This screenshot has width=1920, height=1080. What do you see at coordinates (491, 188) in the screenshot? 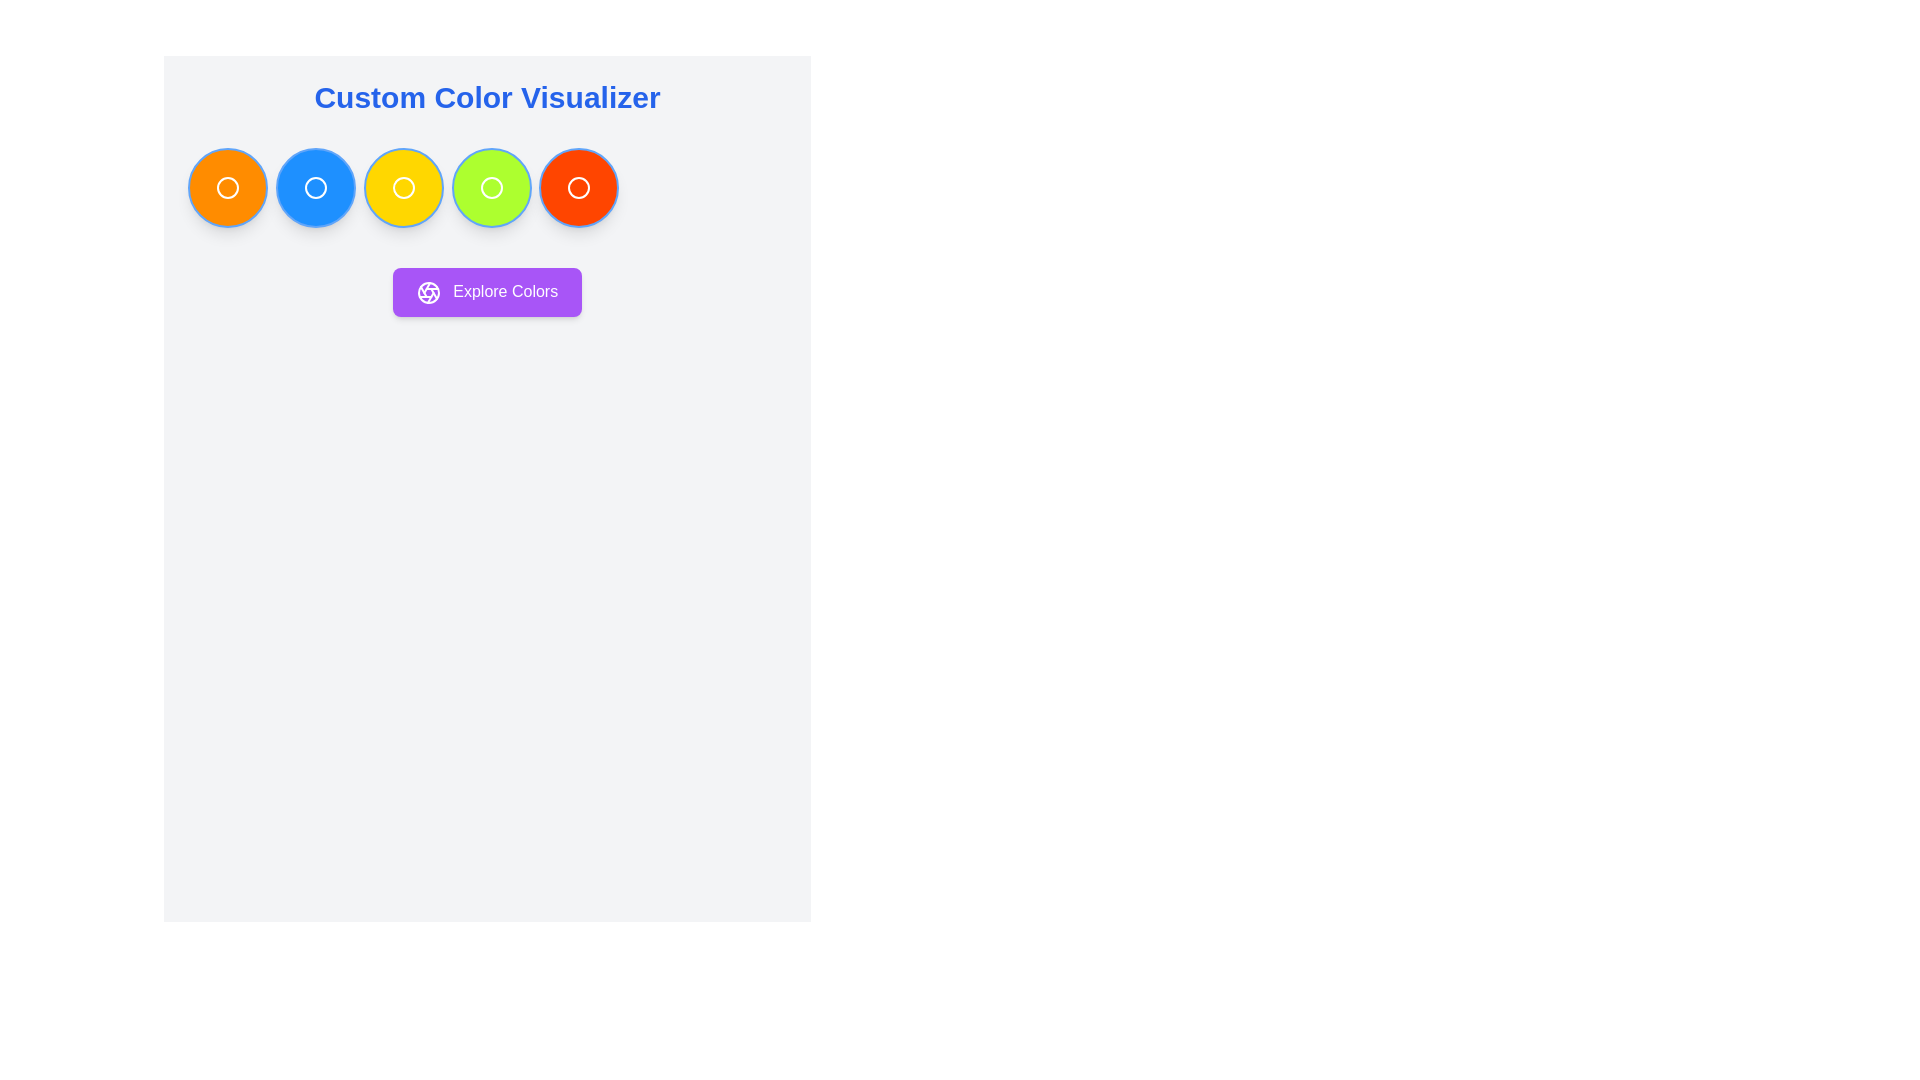
I see `the fourth SVG Circle that represents a selectable color in the Custom Color Visualizer interface` at bounding box center [491, 188].